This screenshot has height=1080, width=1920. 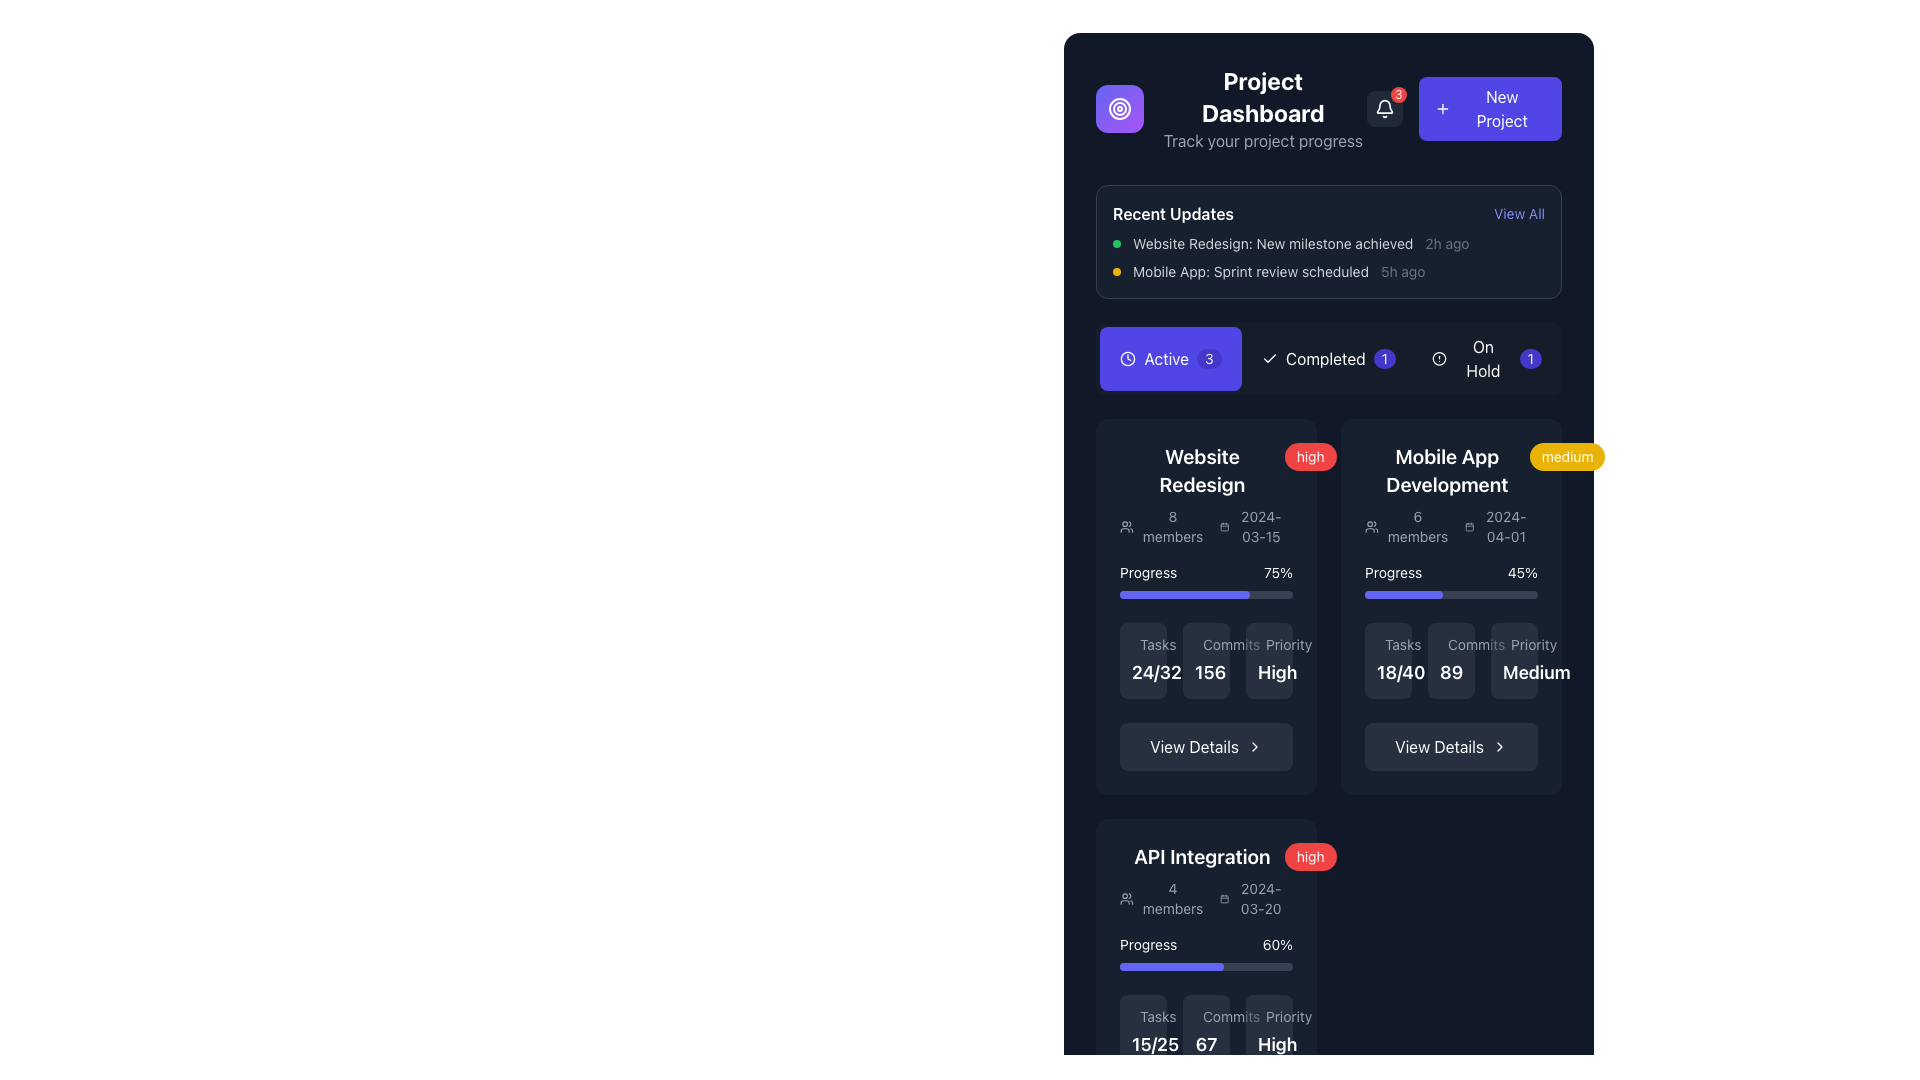 What do you see at coordinates (1201, 470) in the screenshot?
I see `the text block element displaying 'Website Redesign', which is styled in white color with a large and bold font on a dark blue background, located in the upper-left section of a project entry card` at bounding box center [1201, 470].